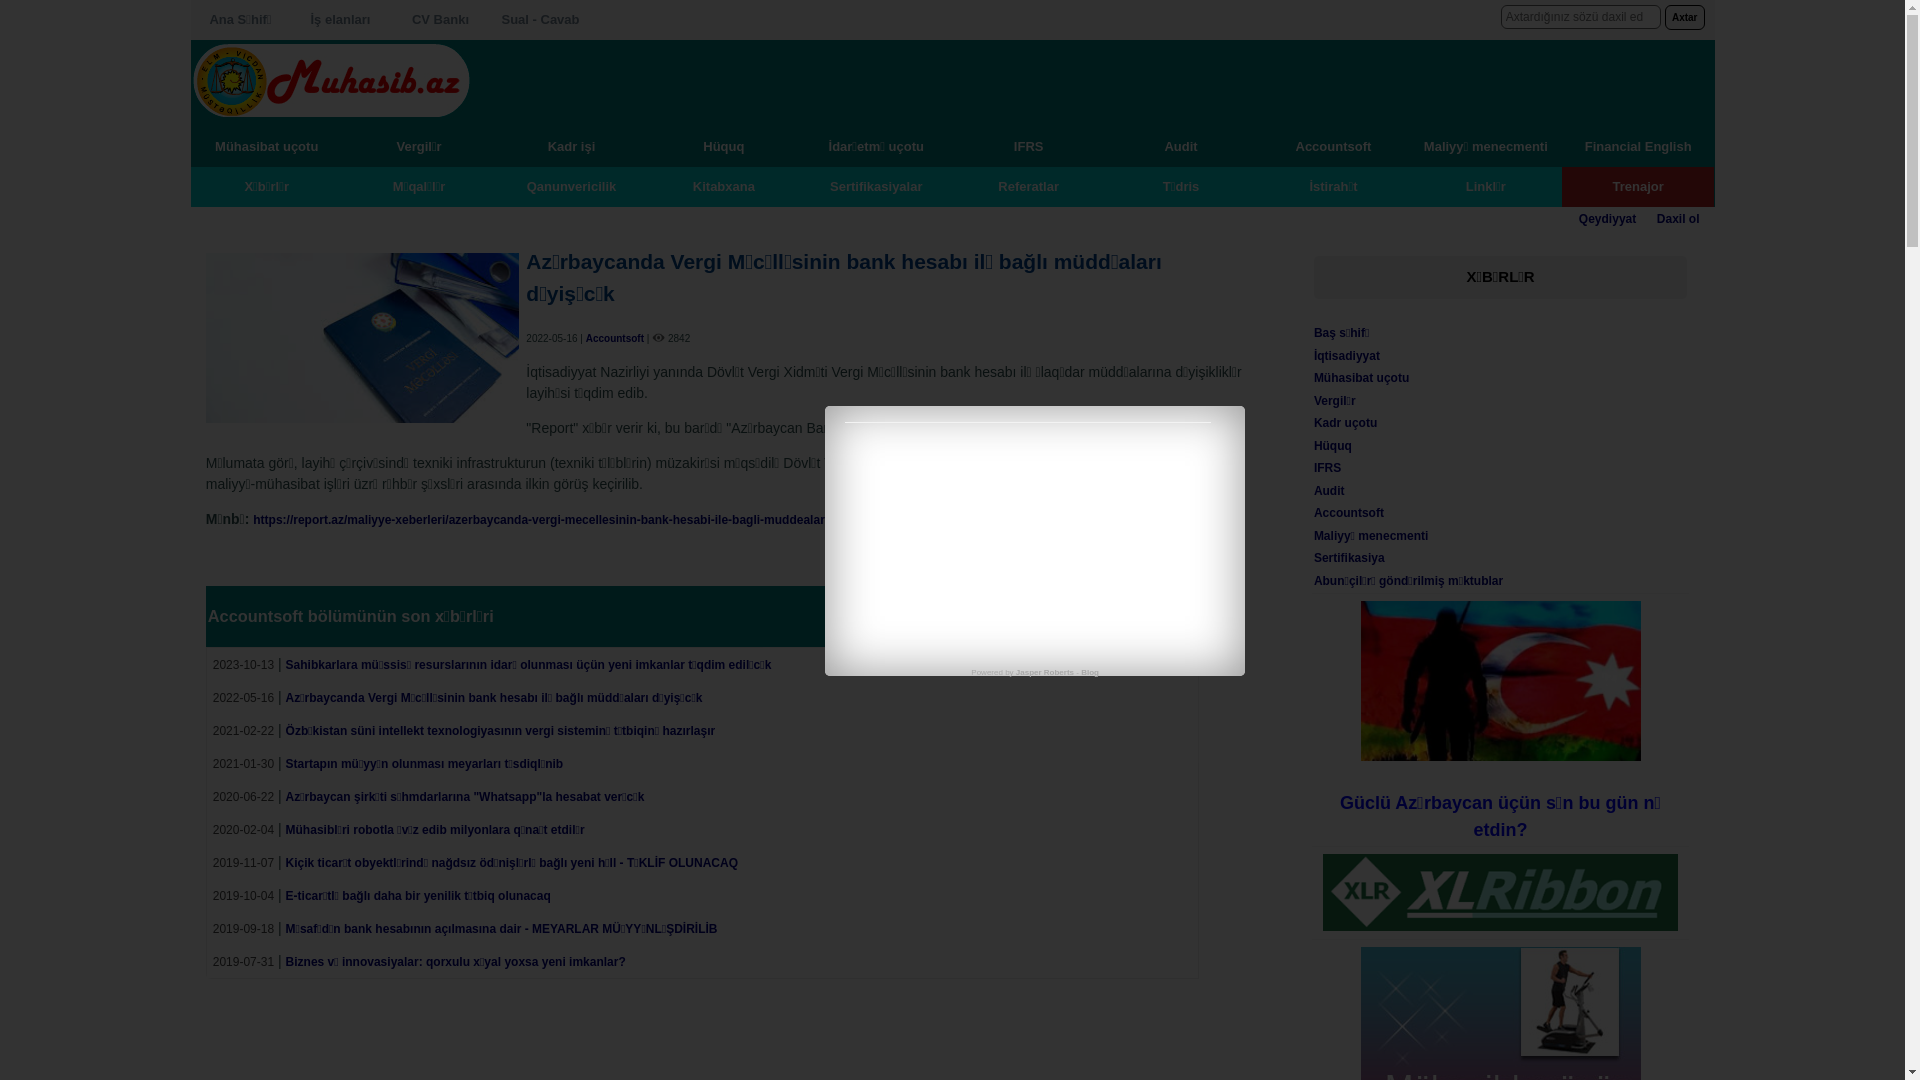 Image resolution: width=1920 pixels, height=1080 pixels. What do you see at coordinates (1180, 145) in the screenshot?
I see `'Audit'` at bounding box center [1180, 145].